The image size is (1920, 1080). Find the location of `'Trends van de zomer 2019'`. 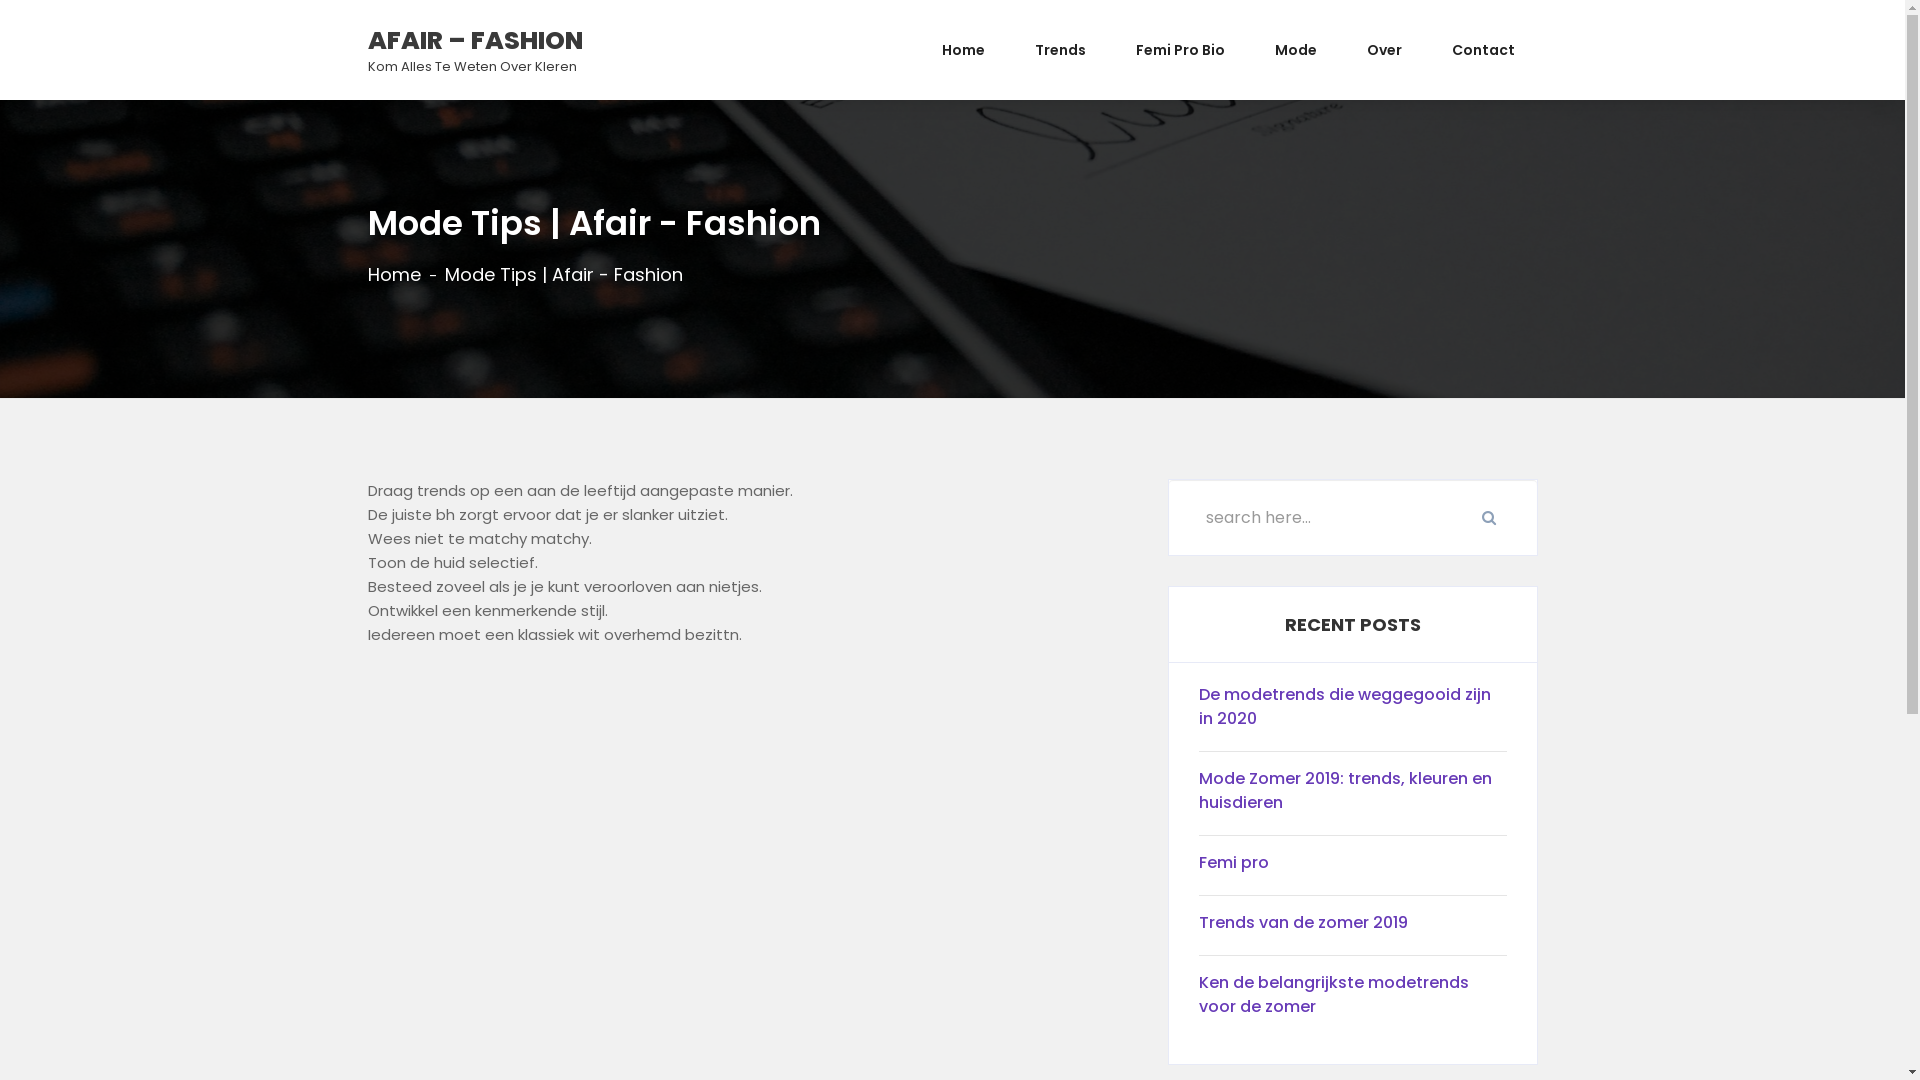

'Trends van de zomer 2019' is located at coordinates (1352, 928).